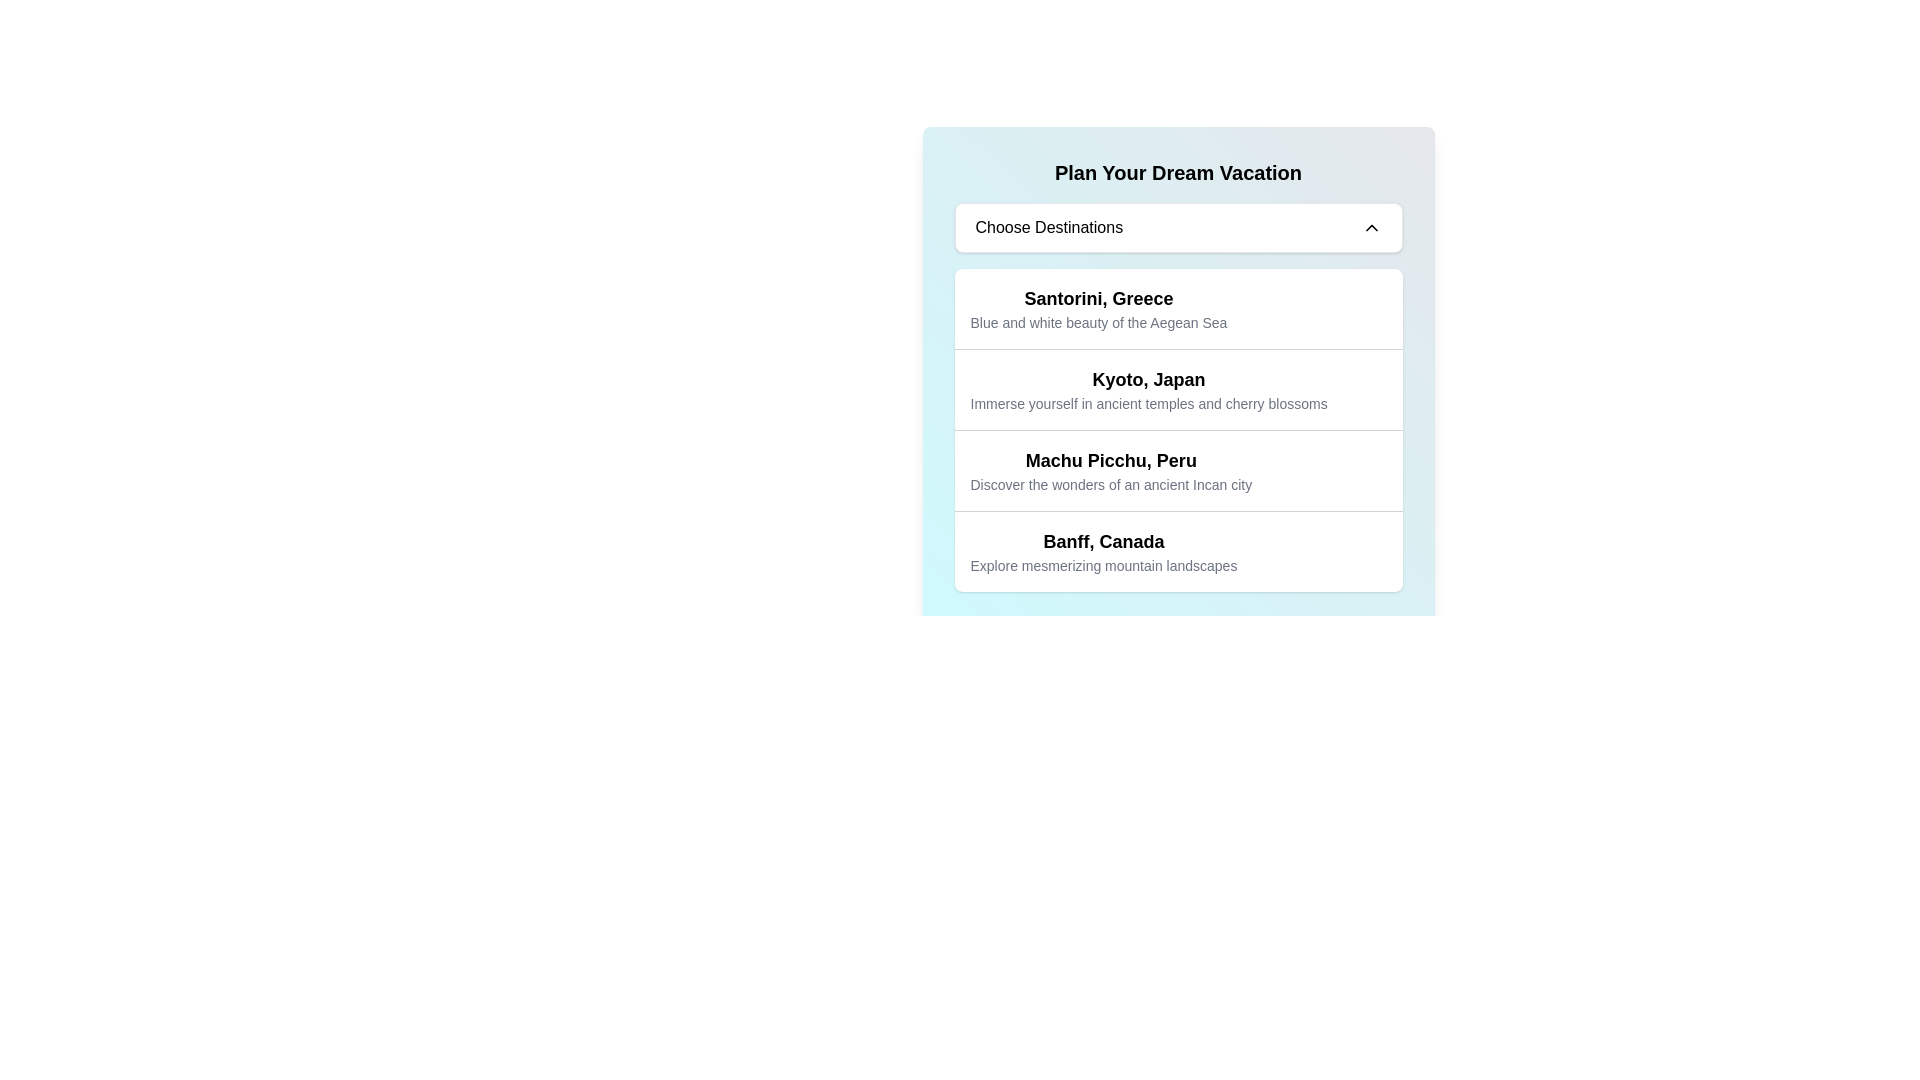 This screenshot has height=1080, width=1920. What do you see at coordinates (1098, 308) in the screenshot?
I see `the destination selection text element displaying 'Santorini, Greece'` at bounding box center [1098, 308].